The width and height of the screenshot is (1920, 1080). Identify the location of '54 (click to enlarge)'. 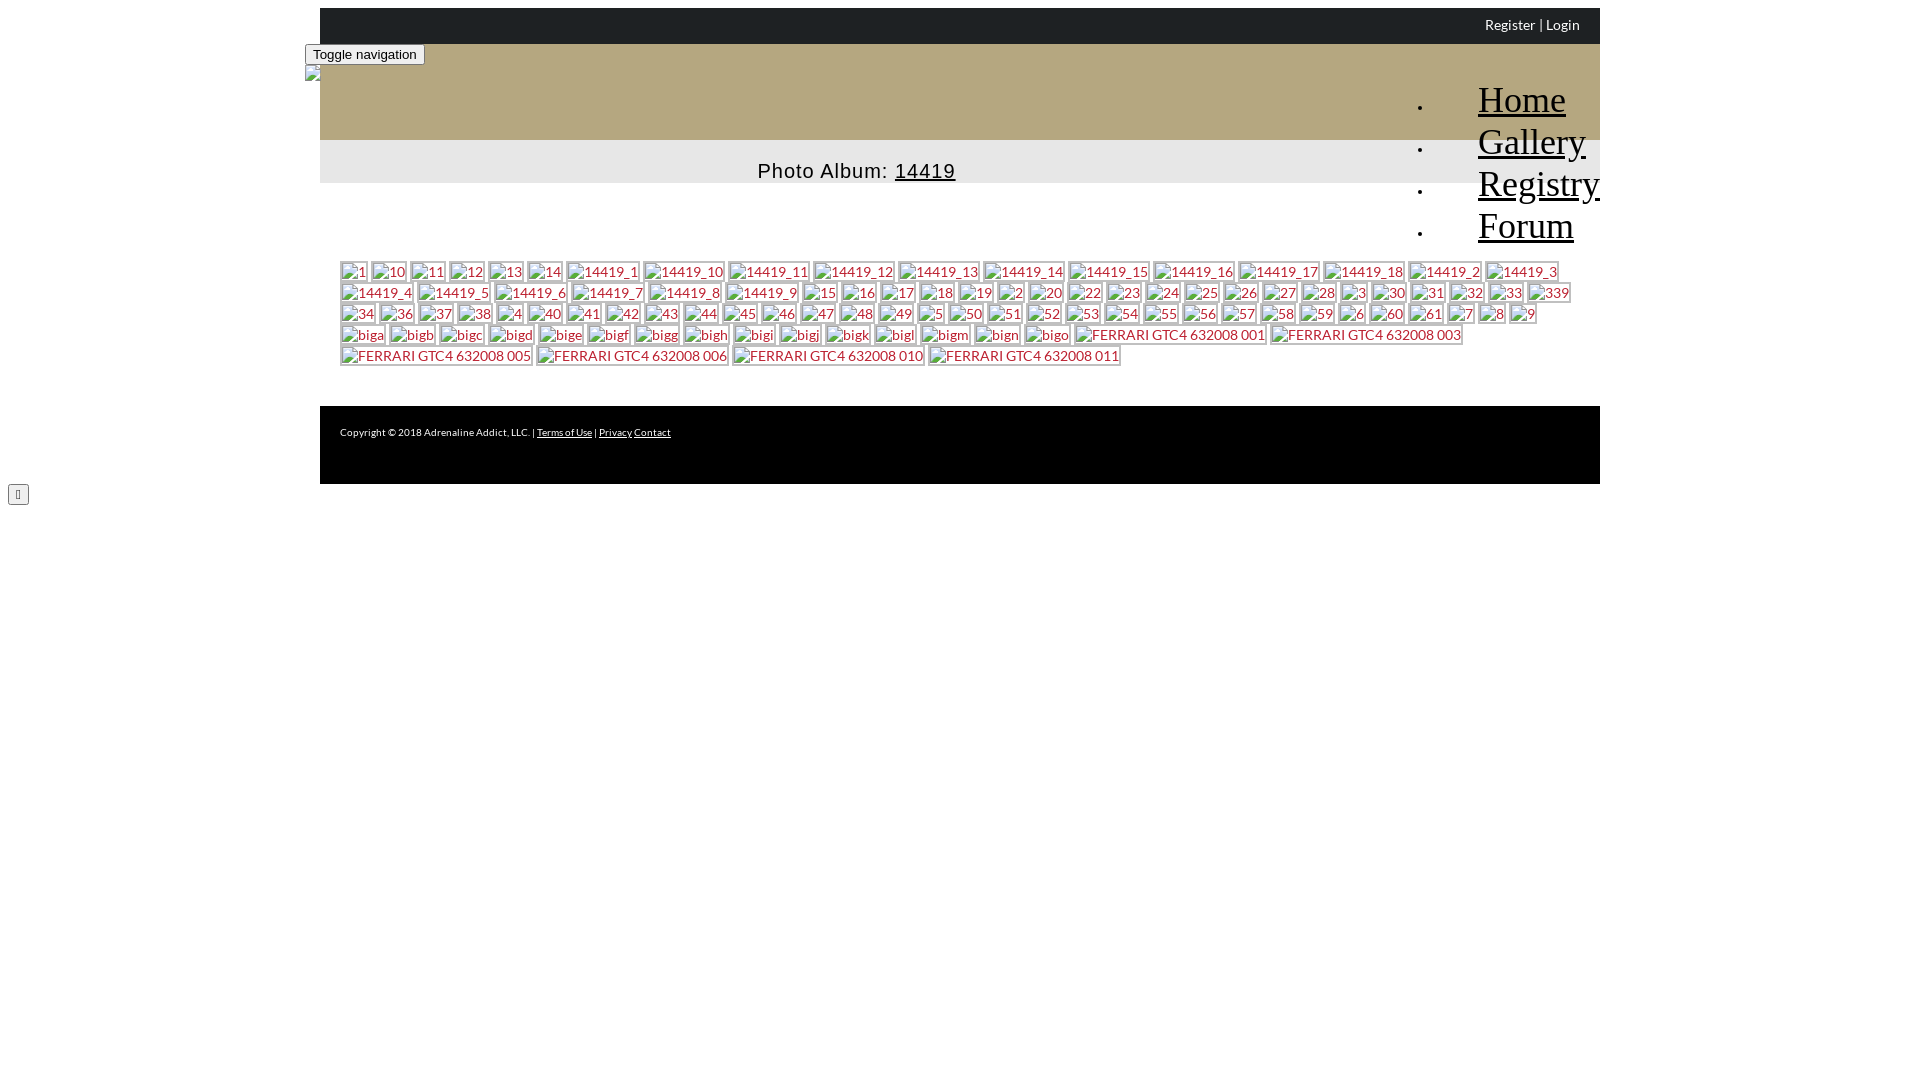
(1103, 313).